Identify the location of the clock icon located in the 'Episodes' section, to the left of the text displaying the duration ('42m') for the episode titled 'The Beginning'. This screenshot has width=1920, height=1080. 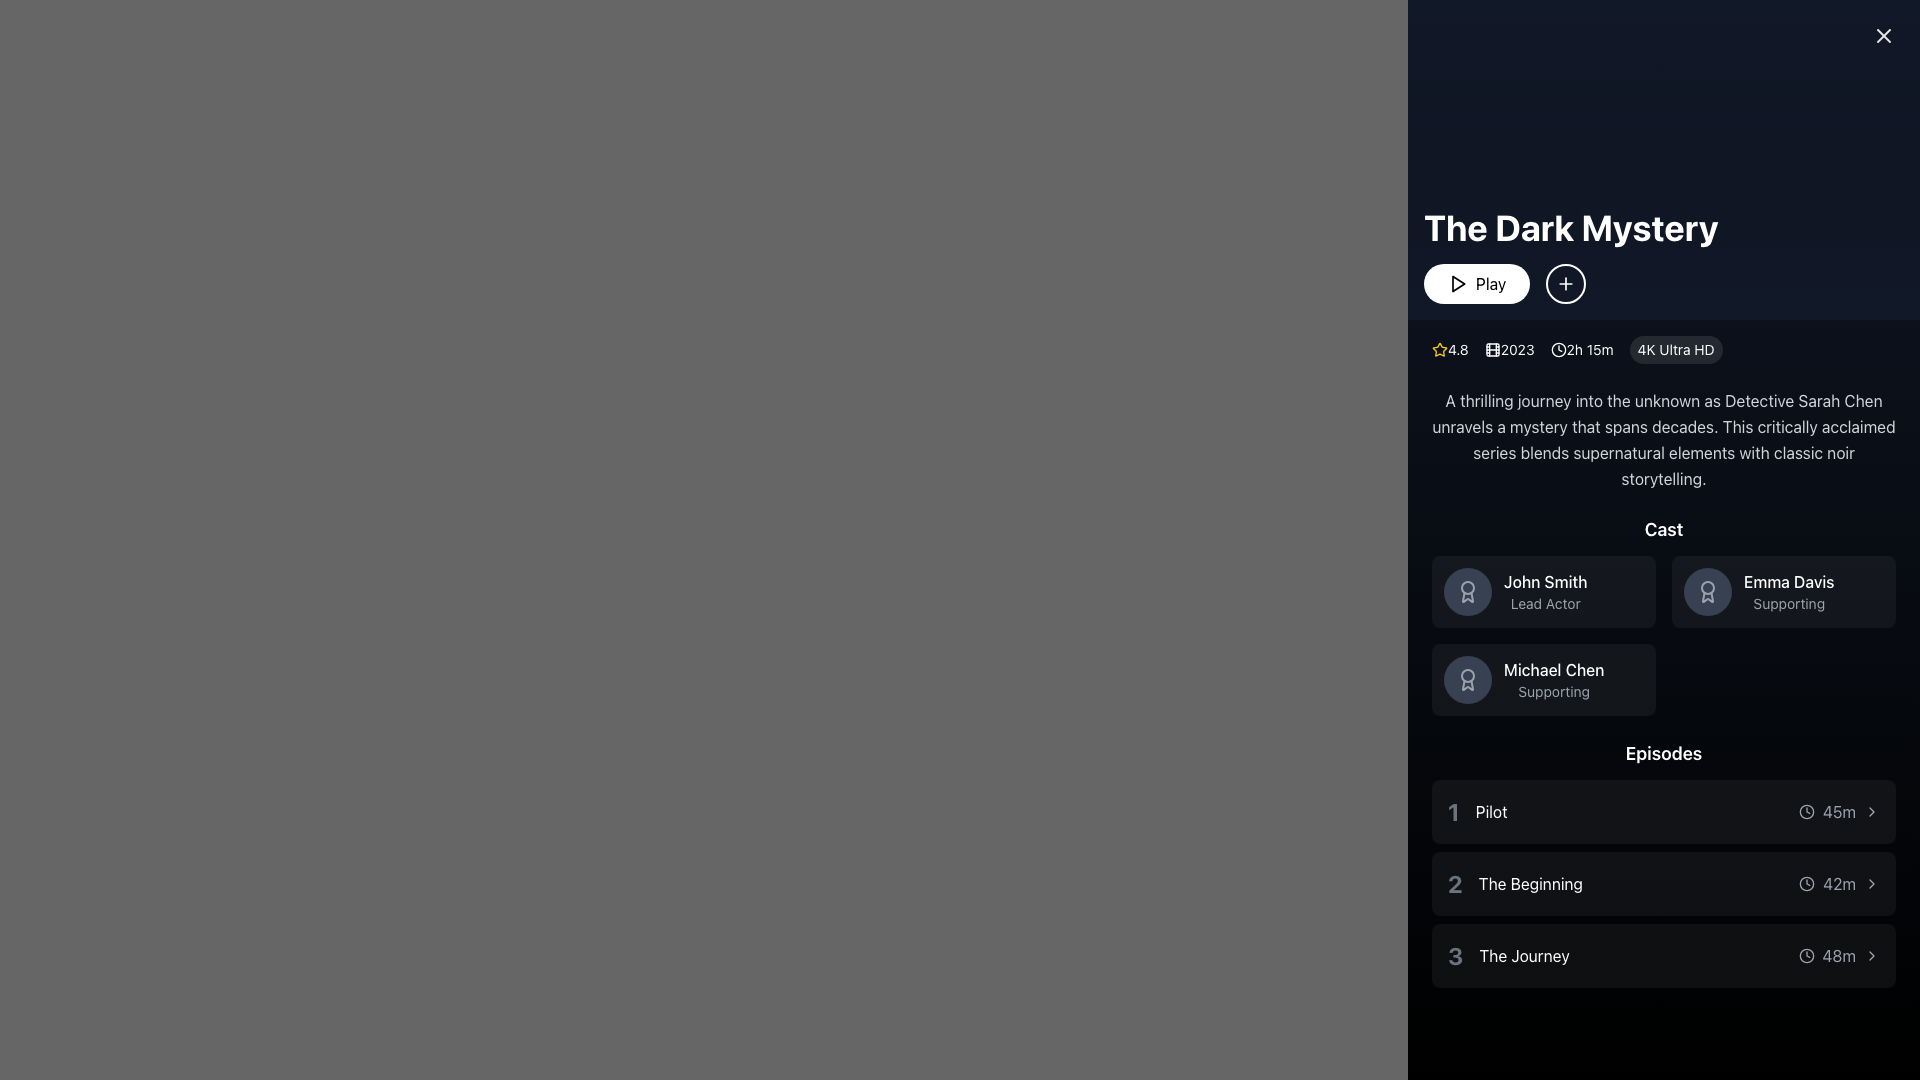
(1807, 882).